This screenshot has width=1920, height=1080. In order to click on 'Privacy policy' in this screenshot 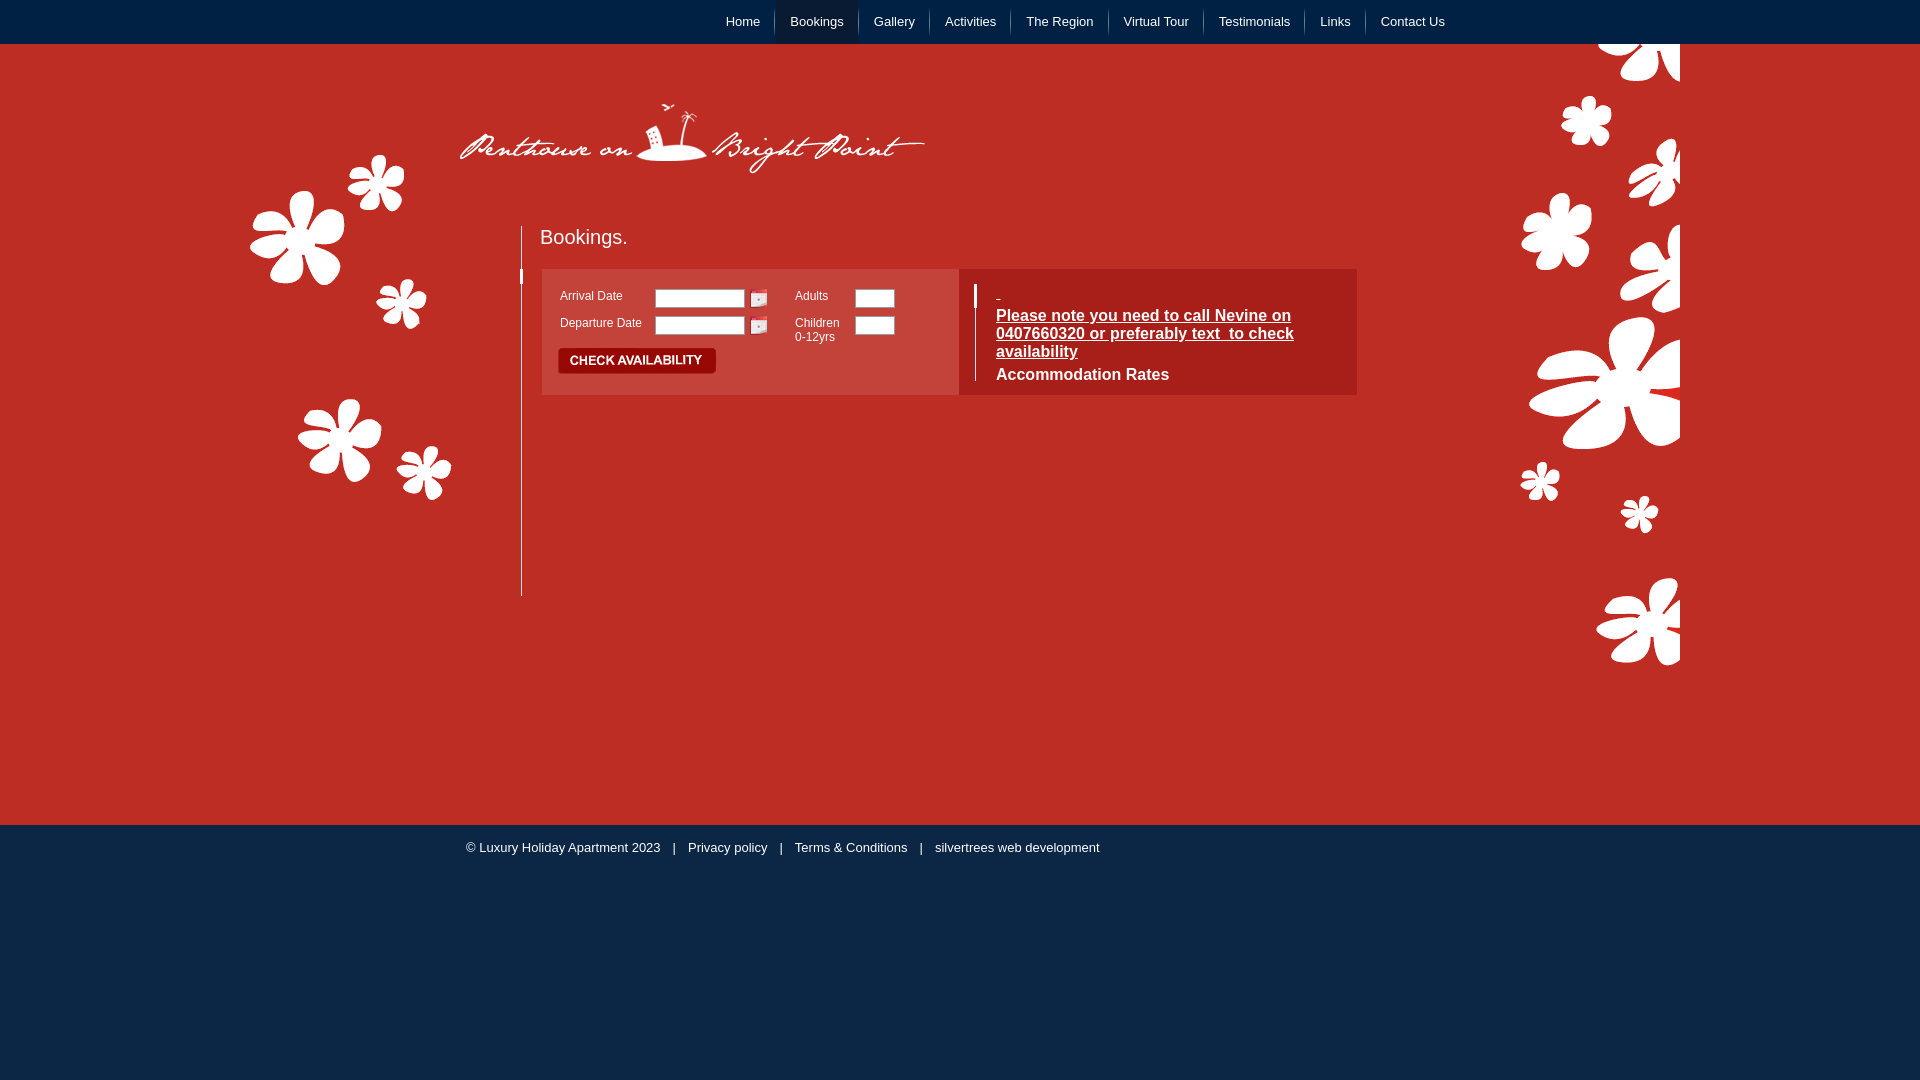, I will do `click(726, 847)`.